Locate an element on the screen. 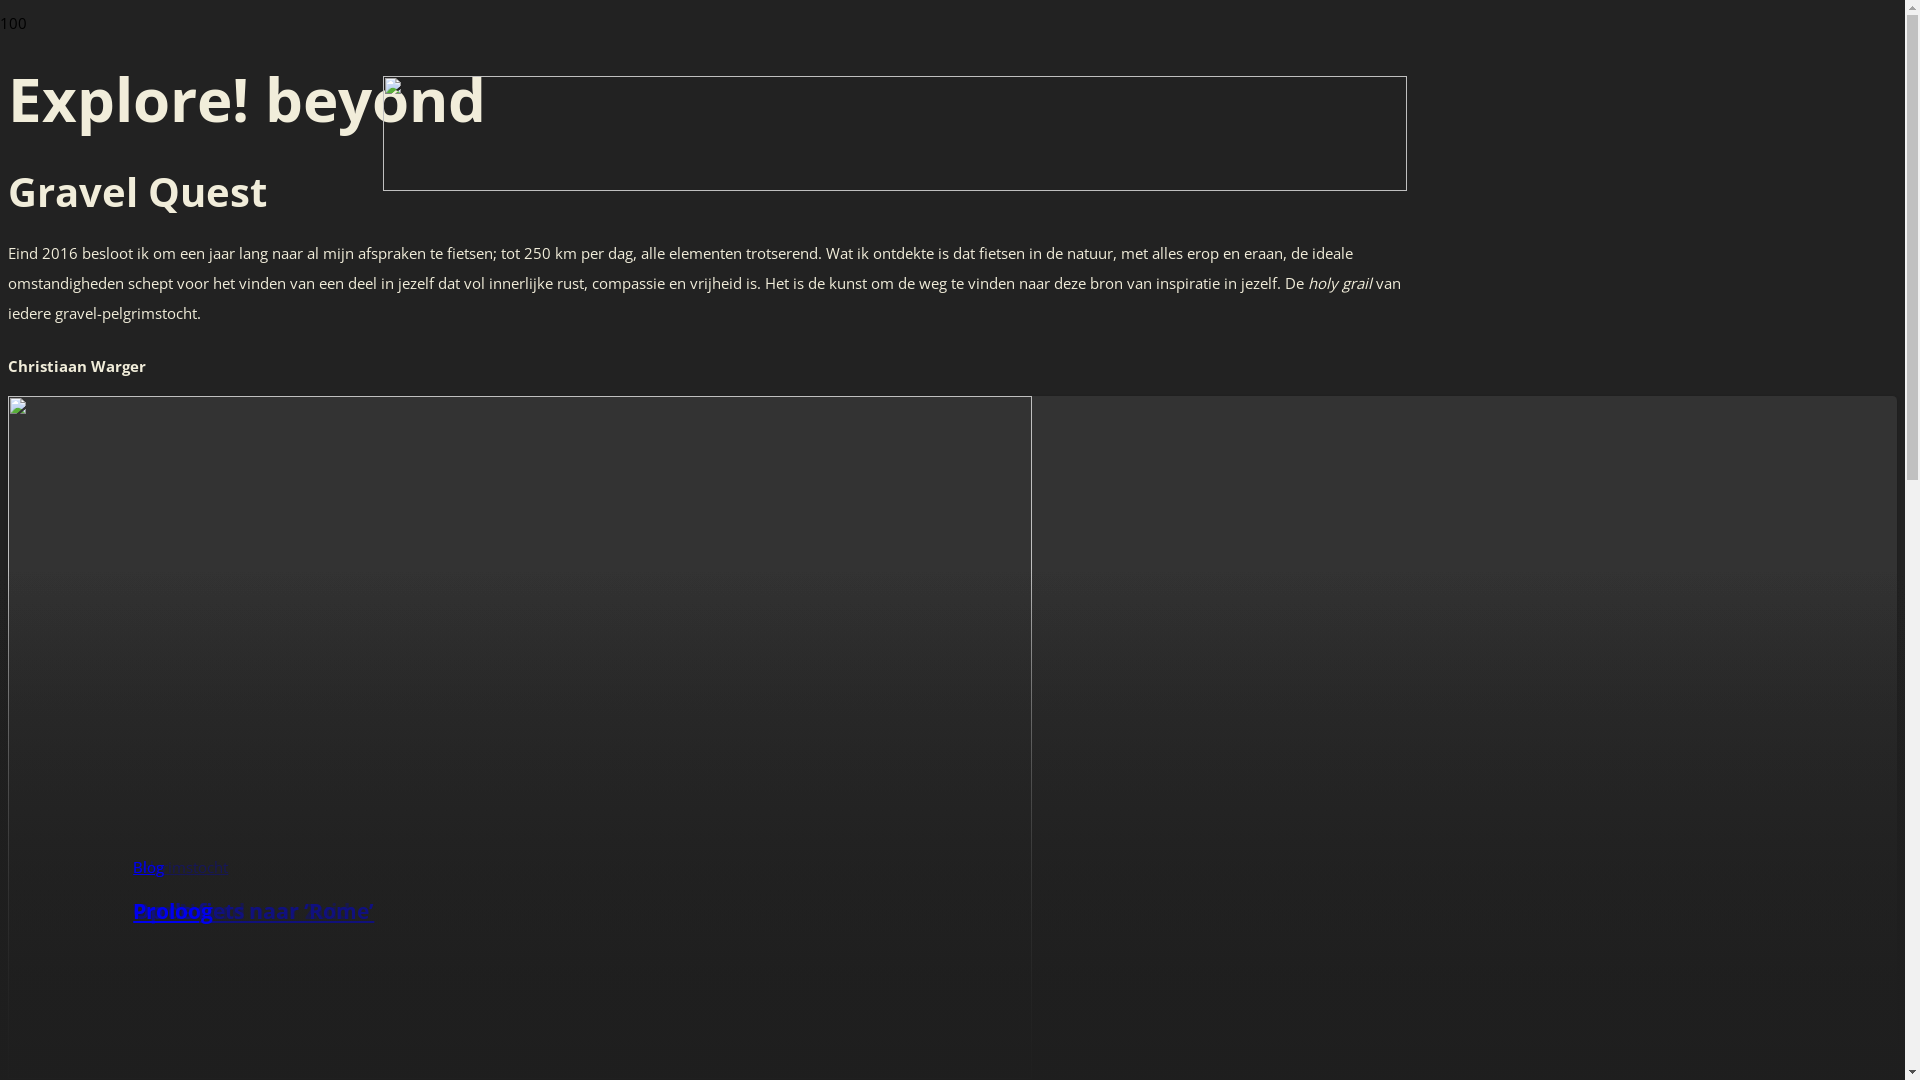 This screenshot has width=1920, height=1080. 'Proloog' is located at coordinates (132, 910).